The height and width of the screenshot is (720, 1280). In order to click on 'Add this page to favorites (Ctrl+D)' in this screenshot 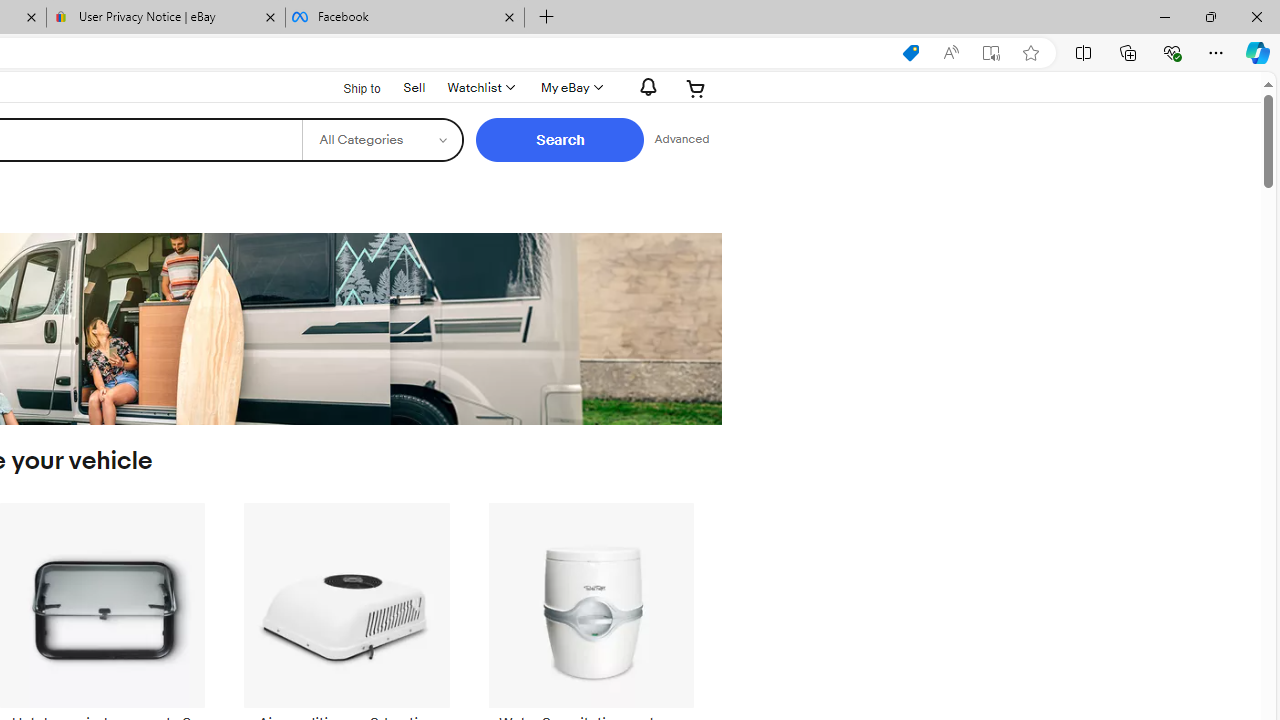, I will do `click(1031, 52)`.